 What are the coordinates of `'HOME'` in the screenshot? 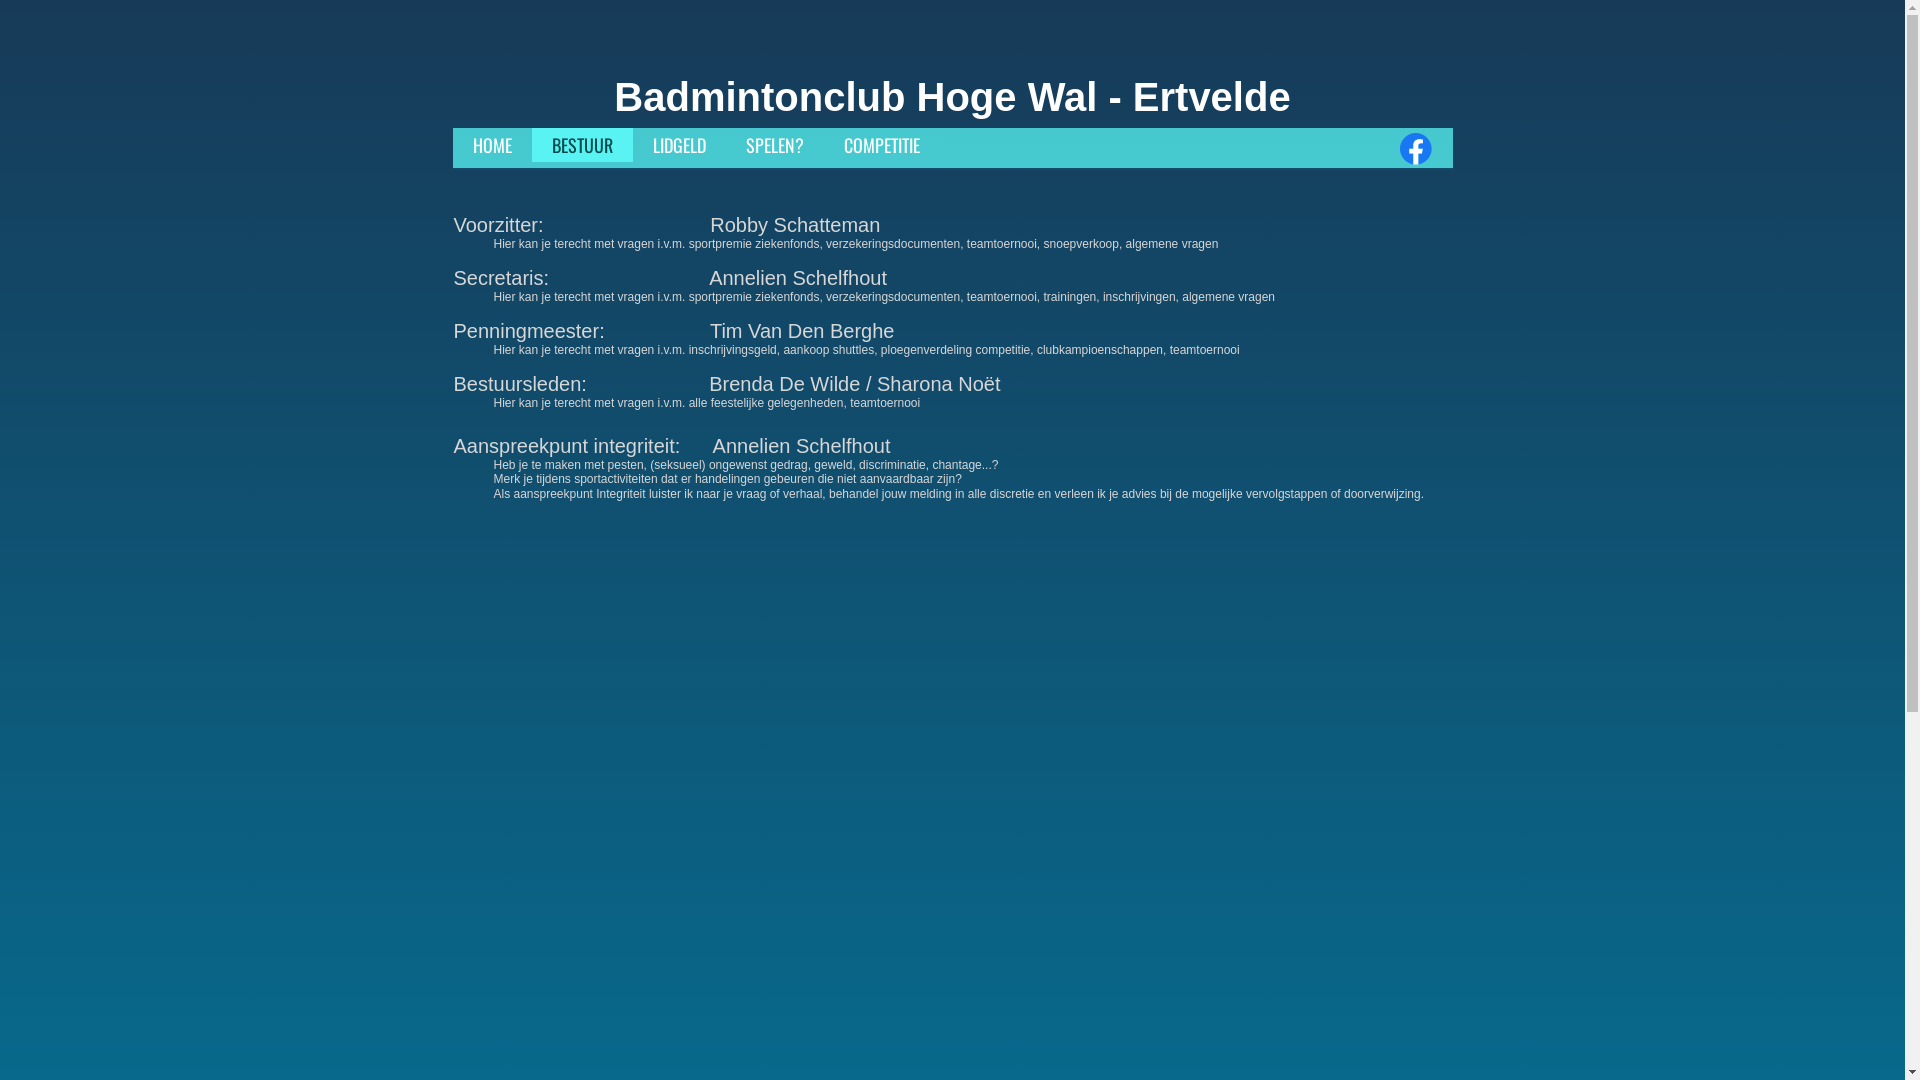 It's located at (491, 144).